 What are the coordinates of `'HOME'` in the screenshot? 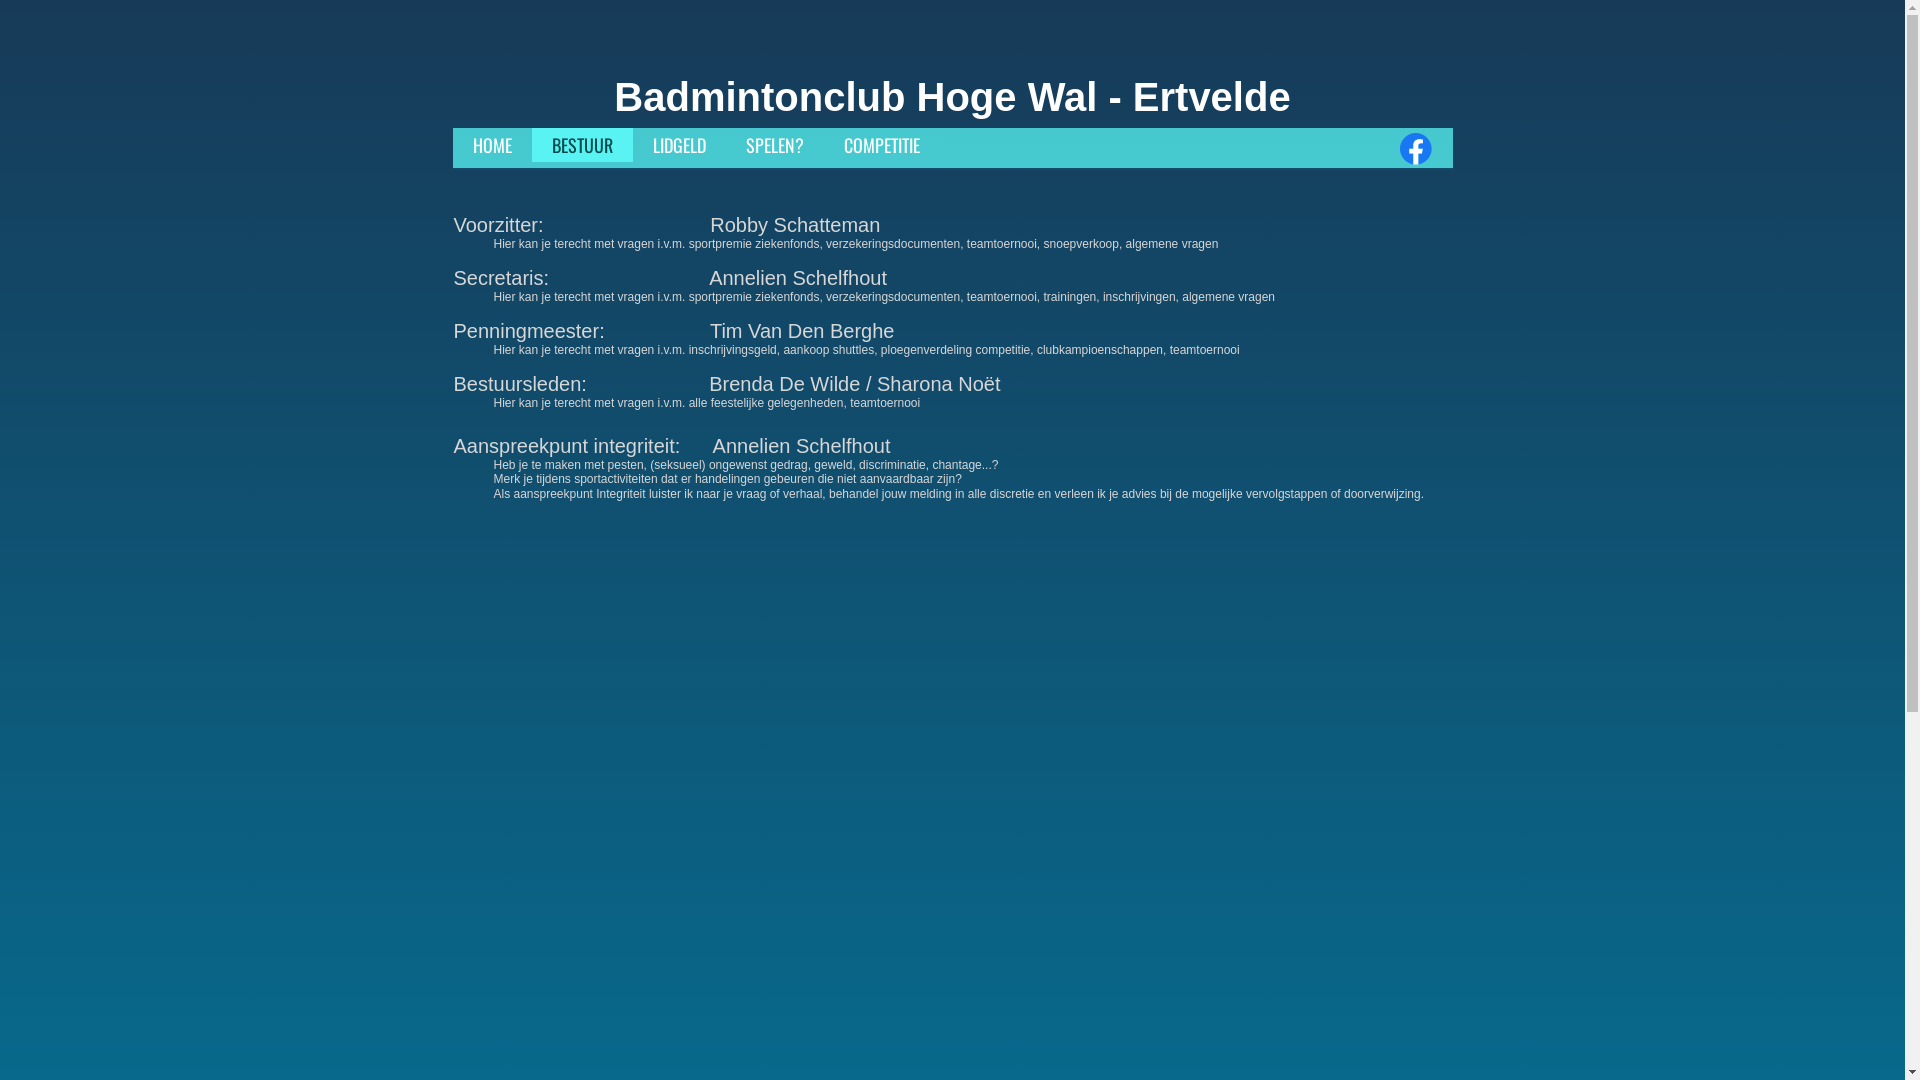 It's located at (491, 144).